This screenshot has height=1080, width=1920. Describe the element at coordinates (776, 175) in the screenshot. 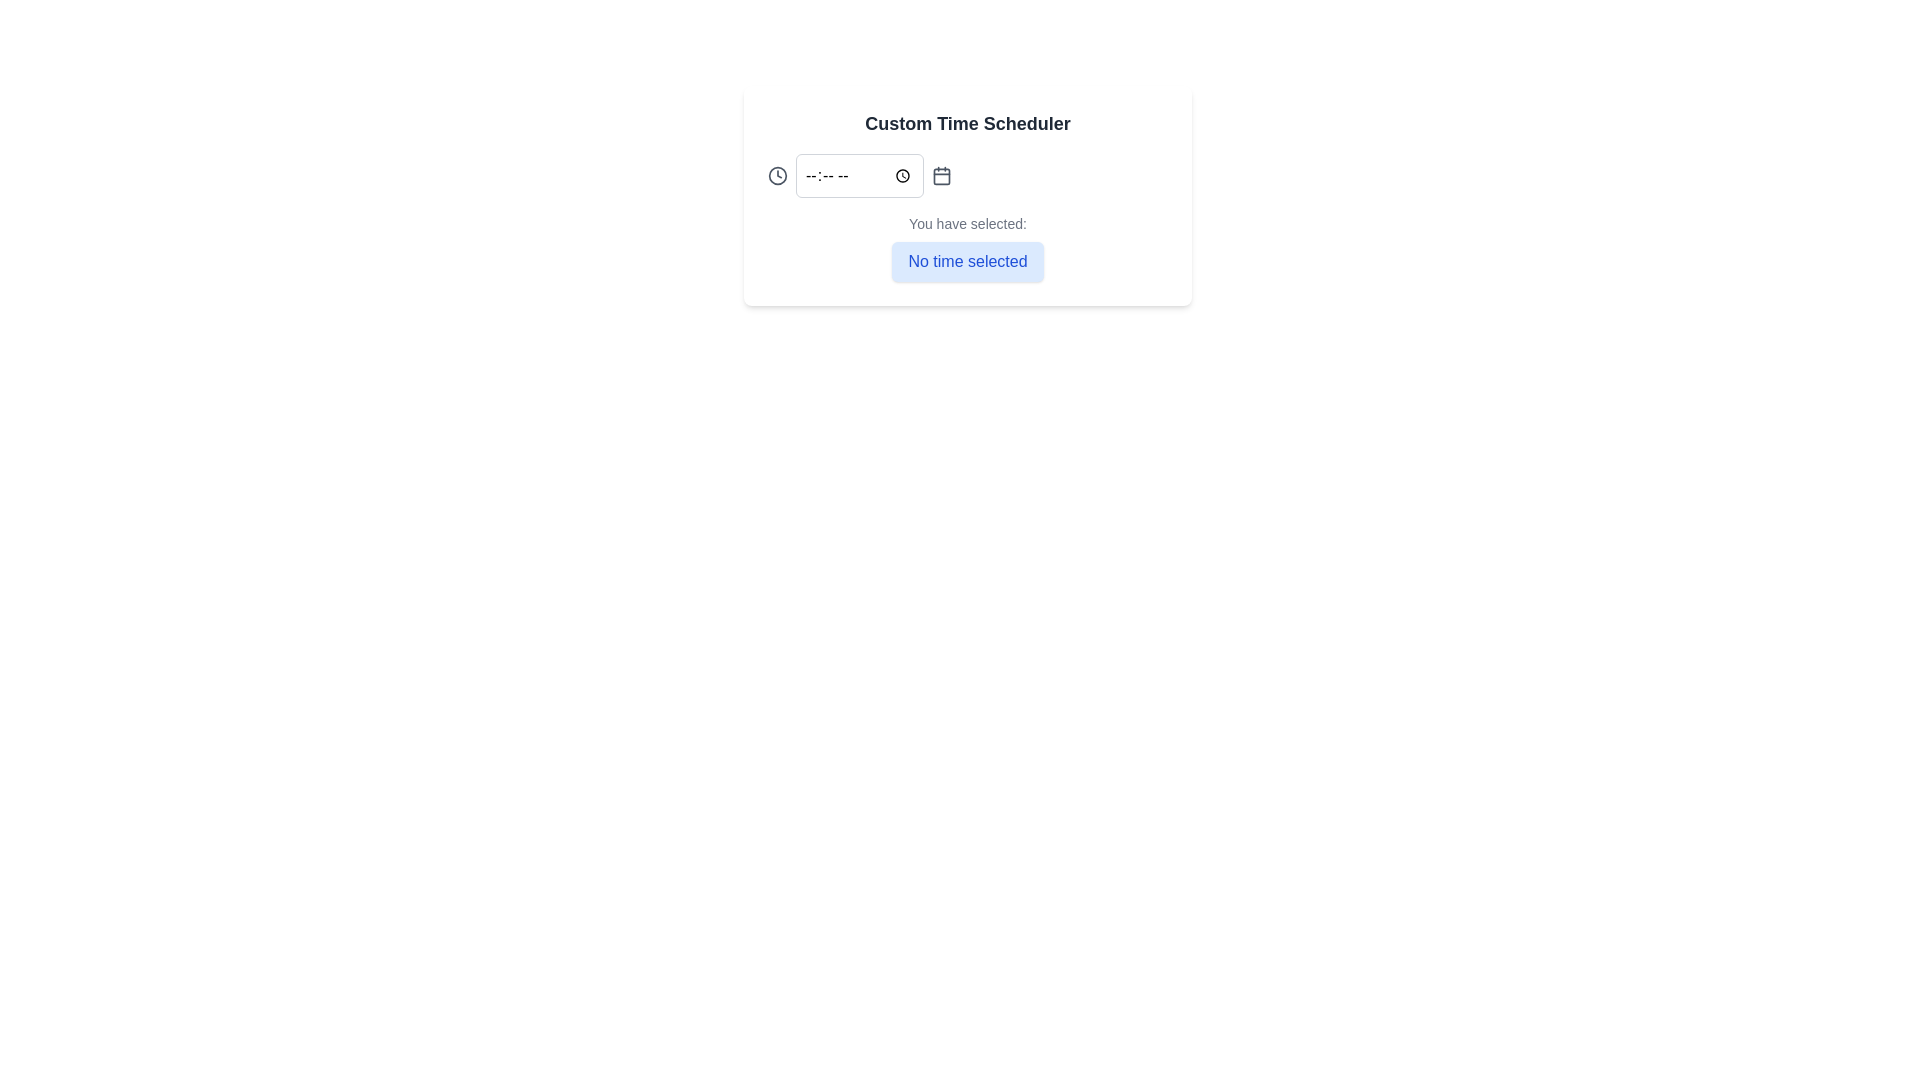

I see `the SVG circle element representing the border of a clock icon, positioned to the left of the time input field labeled with dashes ('--:--'), to trigger a tooltip or visual effect` at that location.